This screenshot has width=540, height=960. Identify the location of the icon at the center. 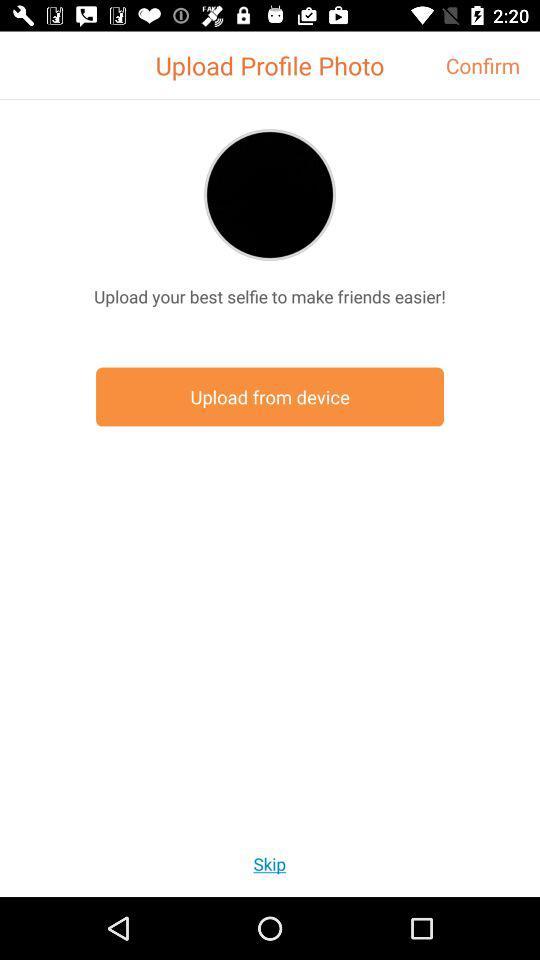
(270, 396).